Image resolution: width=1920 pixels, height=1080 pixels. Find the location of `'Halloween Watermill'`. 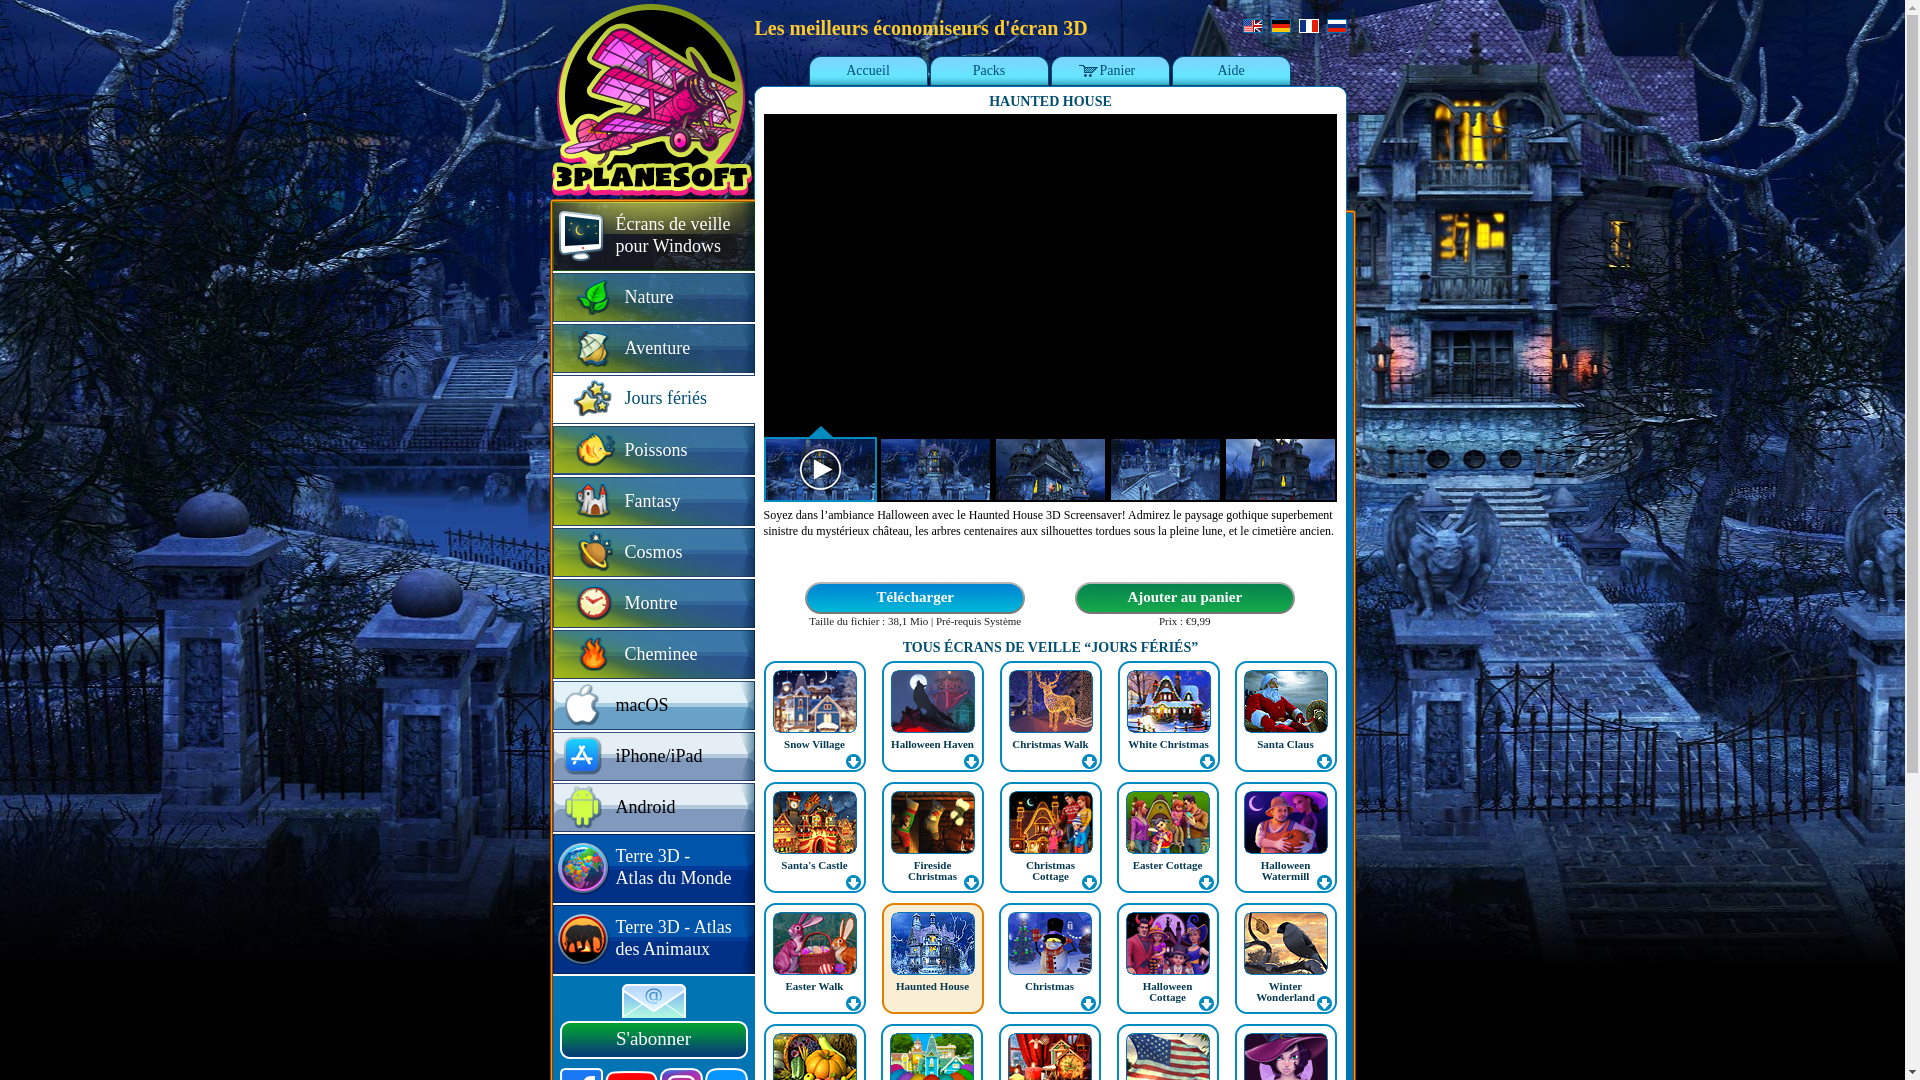

'Halloween Watermill' is located at coordinates (1286, 869).